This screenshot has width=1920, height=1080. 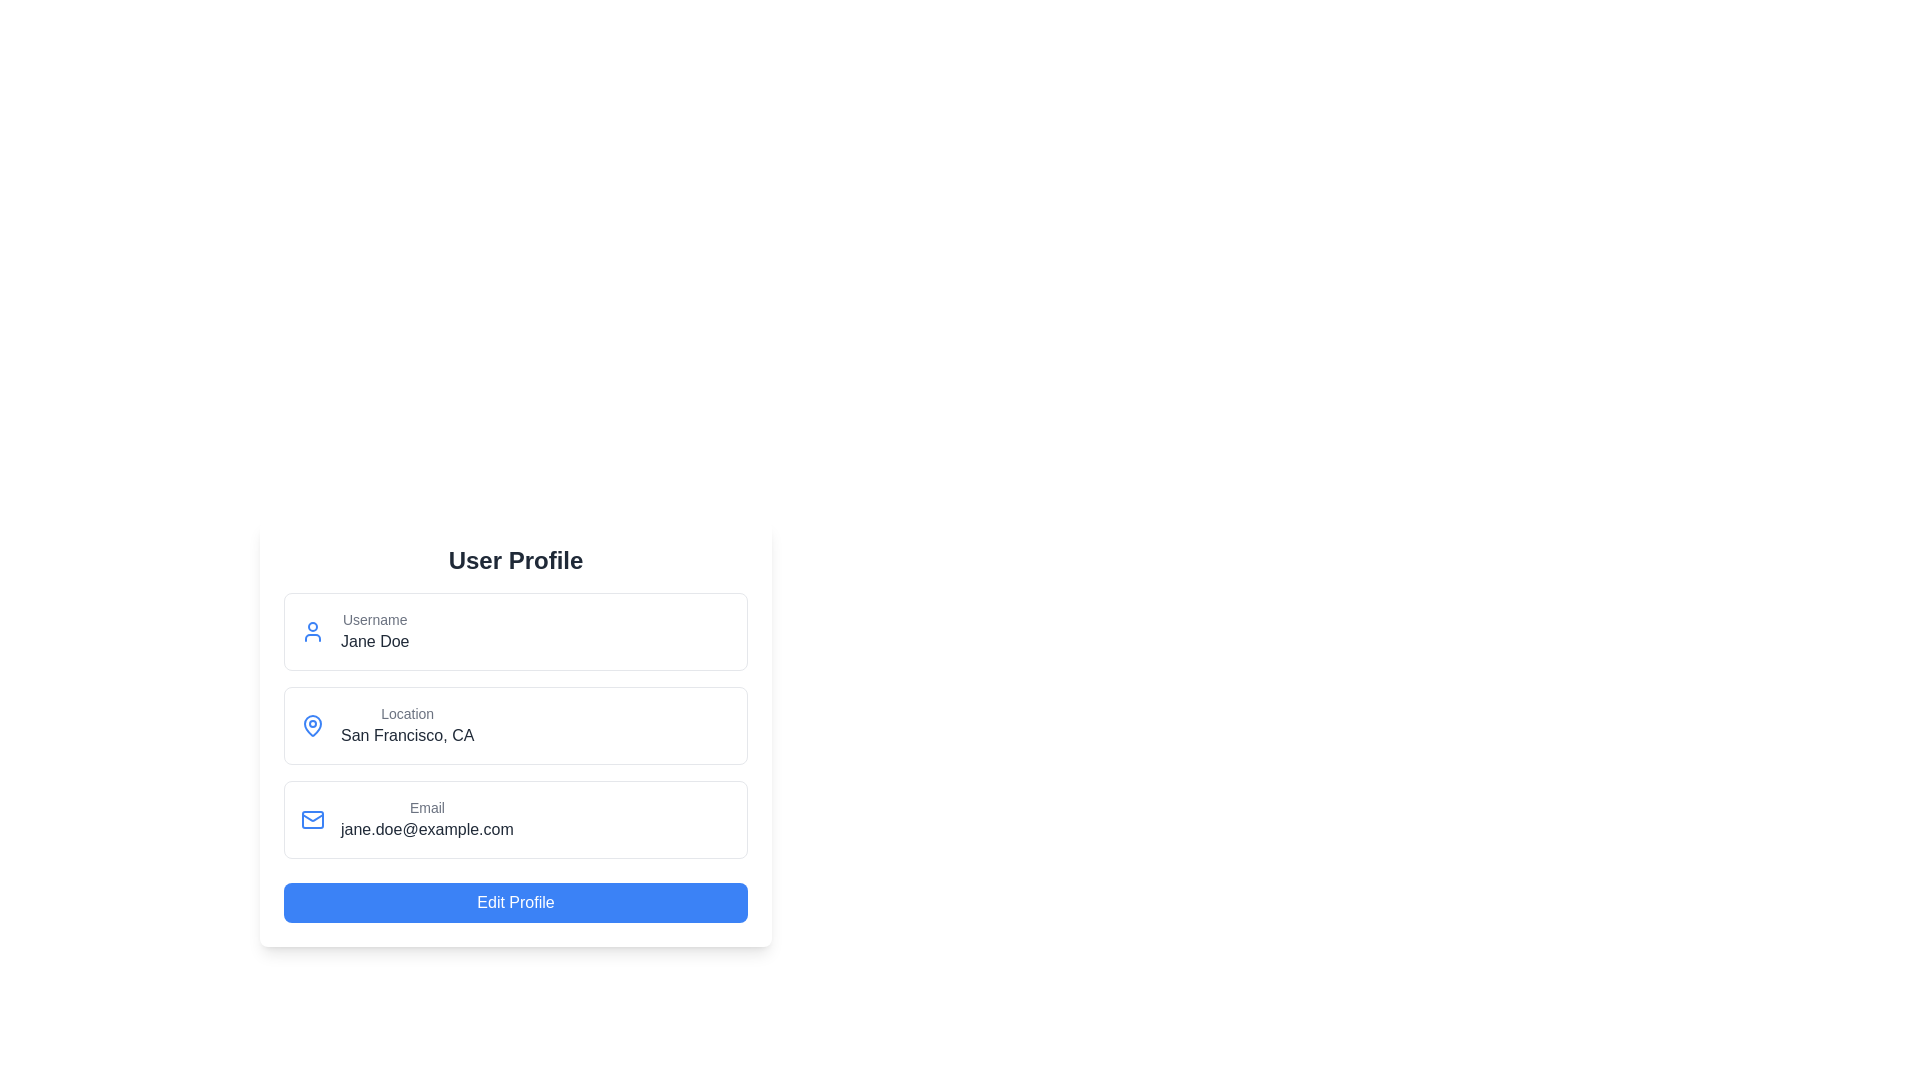 What do you see at coordinates (426, 829) in the screenshot?
I see `the static text displaying 'jane.doe@example.com', which is located at the bottom section of the user profile interface and centered within the layout` at bounding box center [426, 829].